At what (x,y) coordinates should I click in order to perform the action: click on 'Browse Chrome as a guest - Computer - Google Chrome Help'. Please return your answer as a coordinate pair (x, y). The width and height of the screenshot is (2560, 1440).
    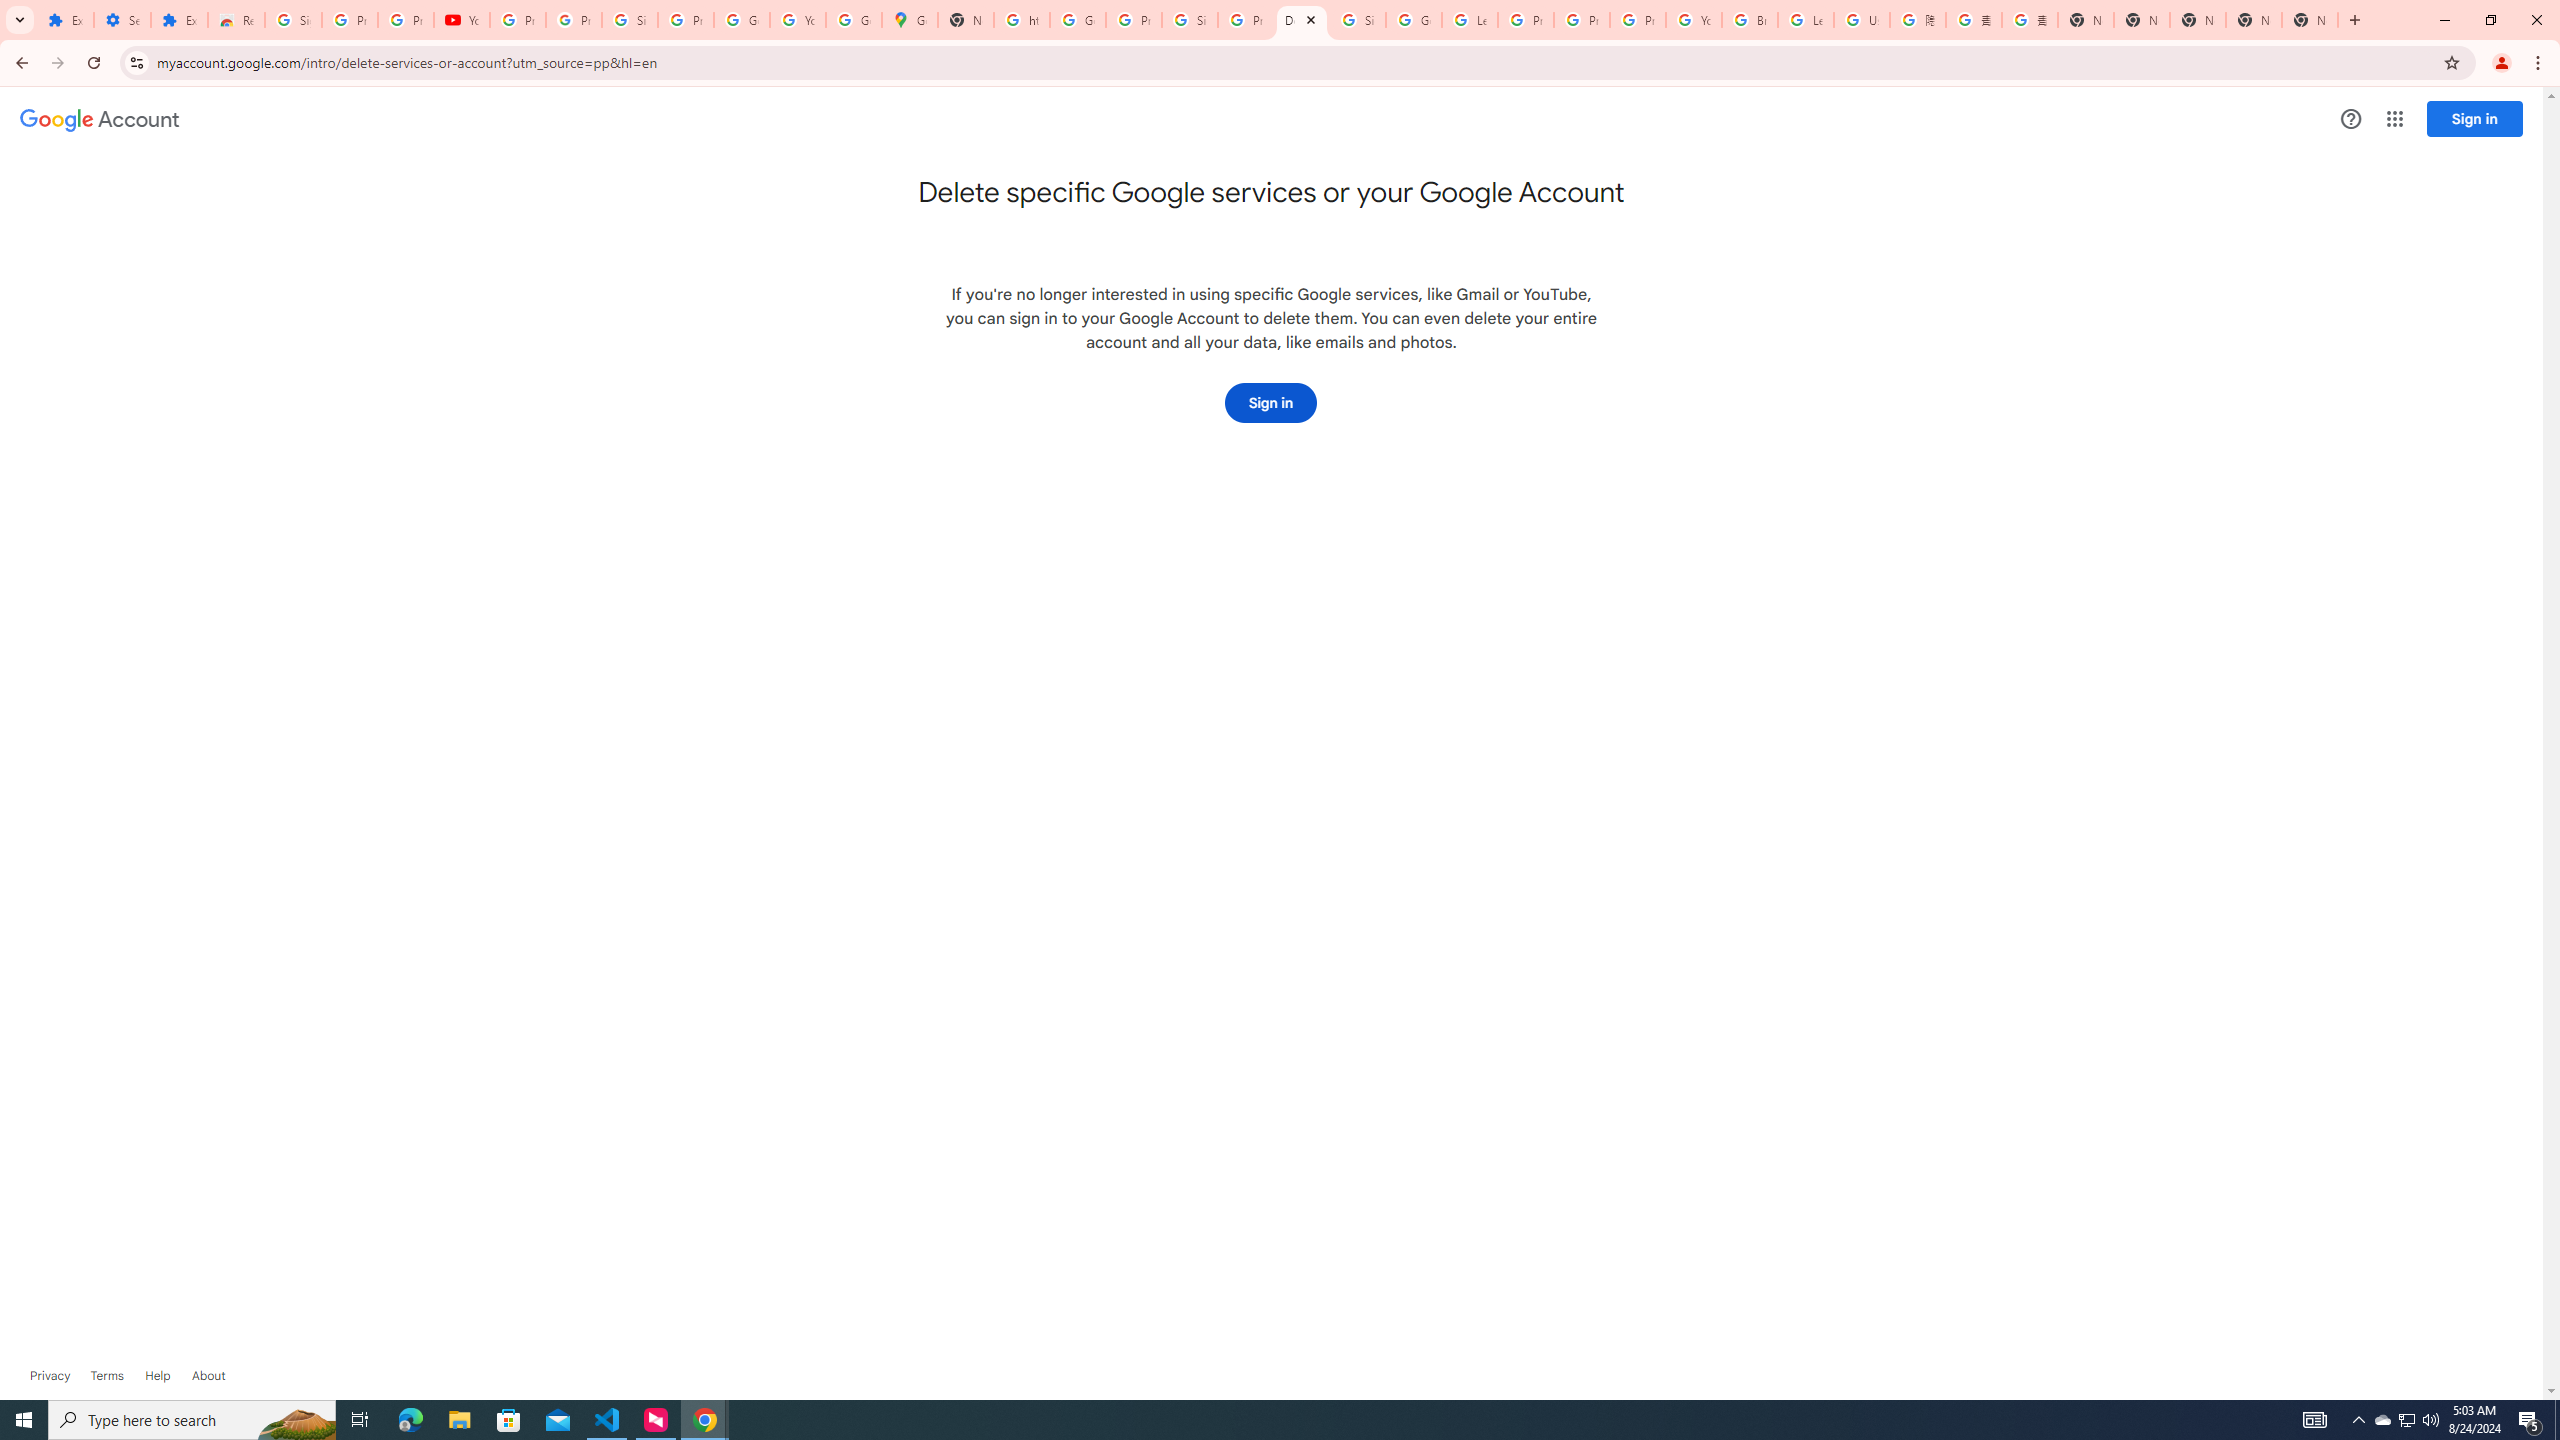
    Looking at the image, I should click on (1748, 19).